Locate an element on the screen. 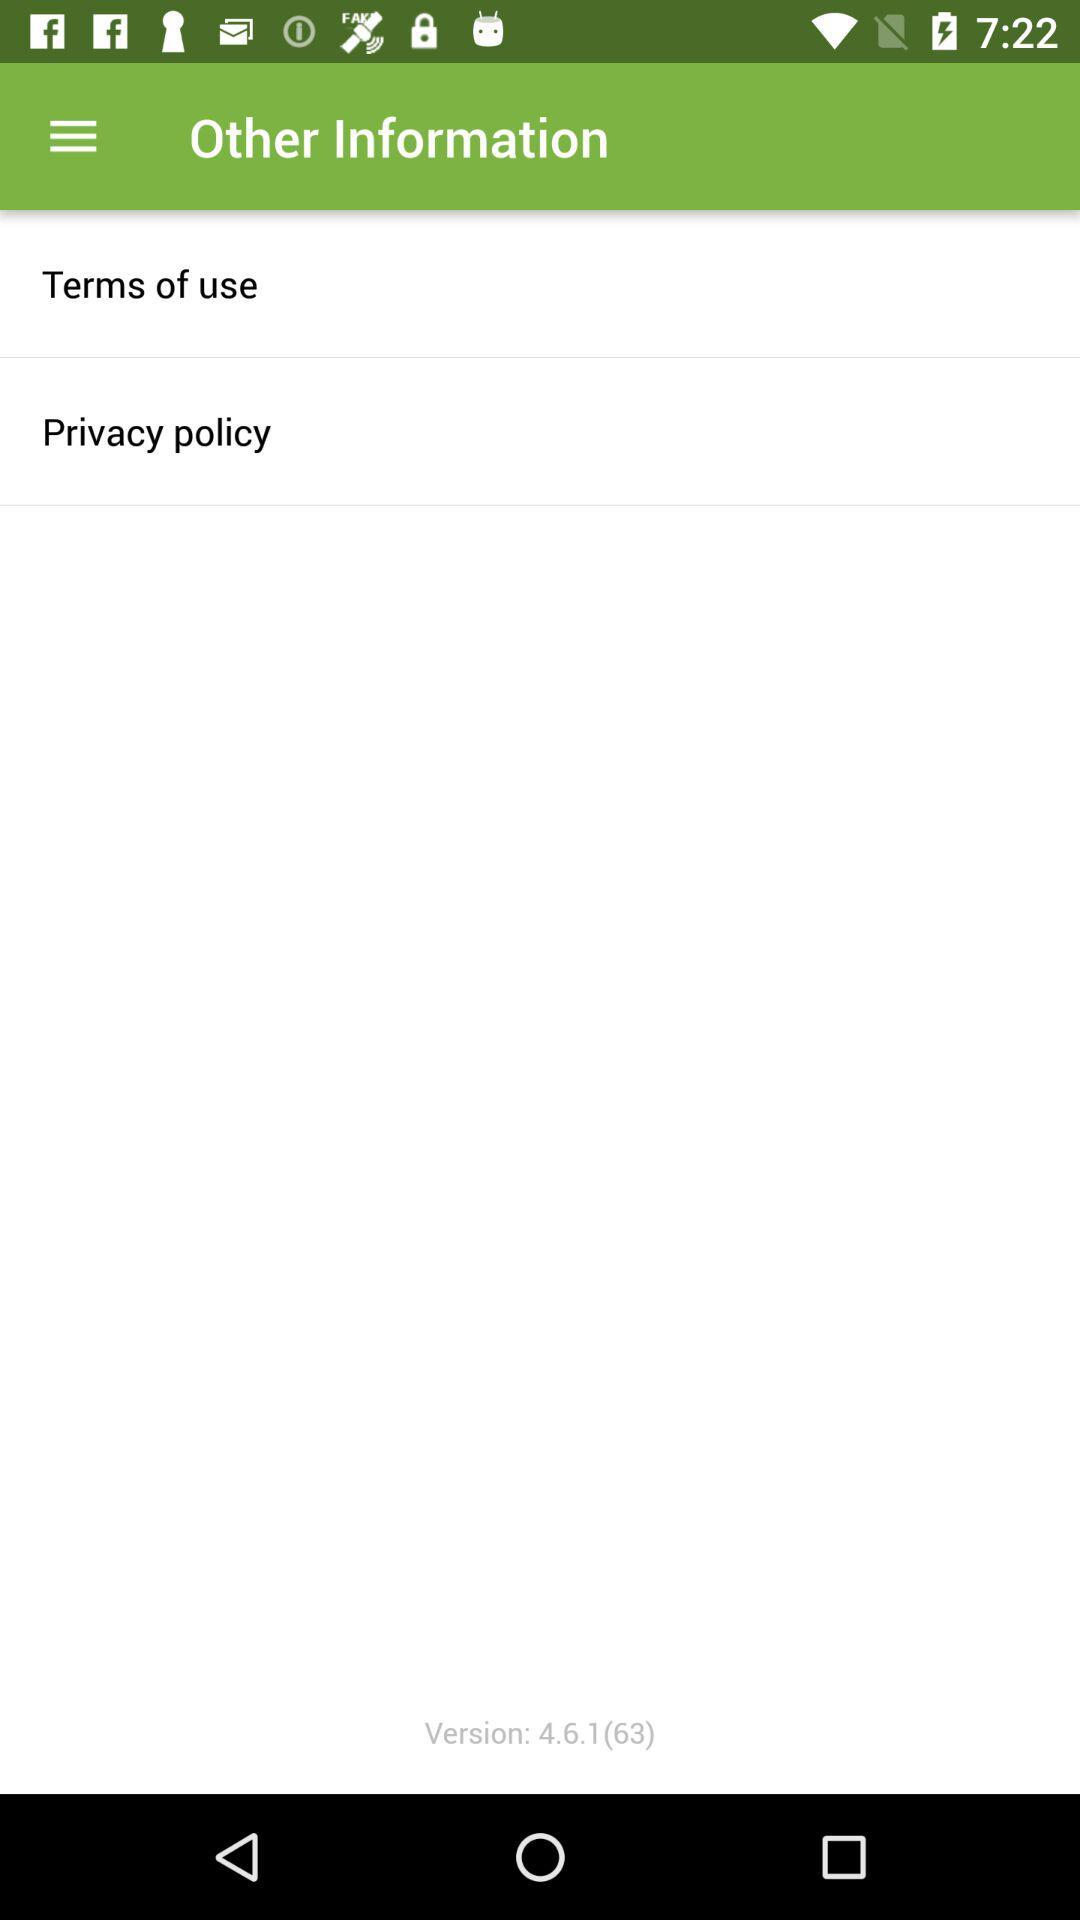 The height and width of the screenshot is (1920, 1080). the icon at the top left corner is located at coordinates (72, 135).